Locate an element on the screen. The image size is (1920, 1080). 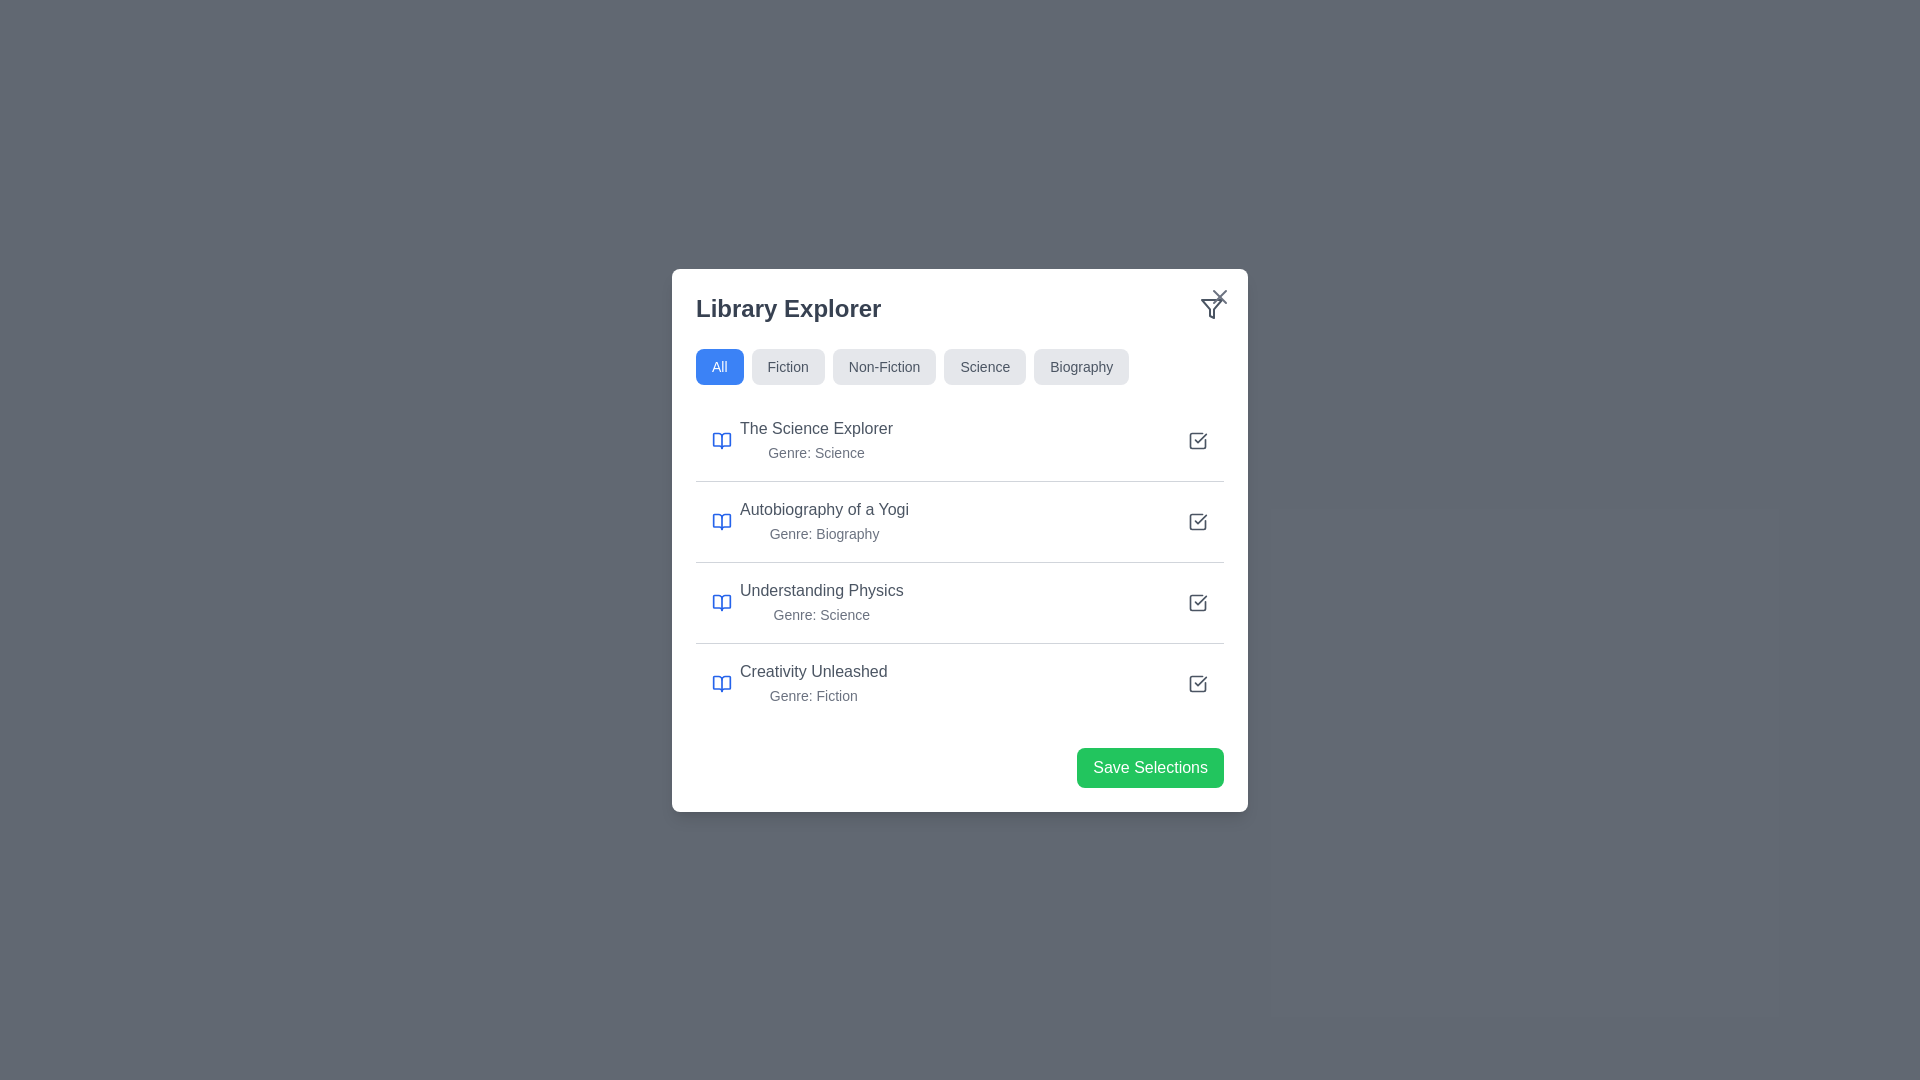
the checkmark icon of the checkbox-like UI component indicating selection for 'Autobiography of a Yogi' is located at coordinates (1198, 520).